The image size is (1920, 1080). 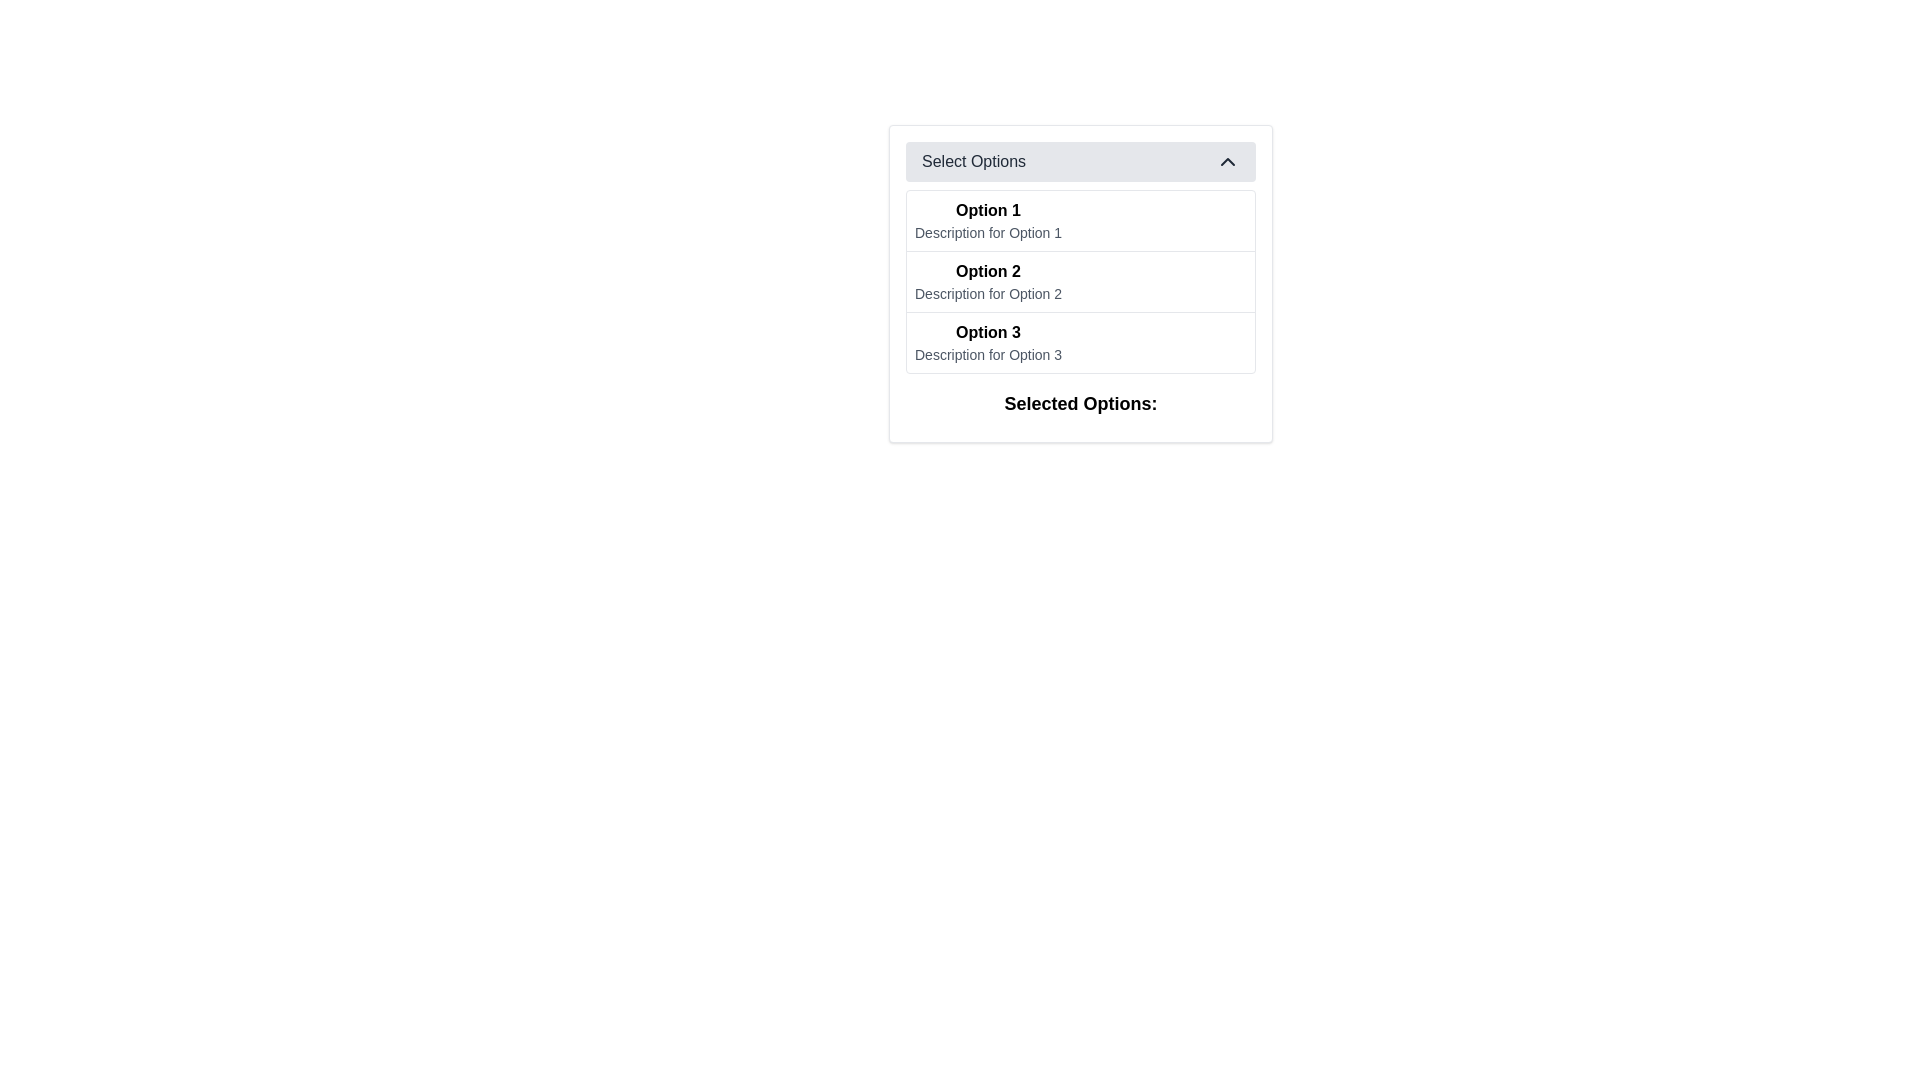 What do you see at coordinates (974, 161) in the screenshot?
I see `the 'Select Options' text label within the dropdown header, which is displayed in bold black font and positioned in a light gray rectangular section` at bounding box center [974, 161].